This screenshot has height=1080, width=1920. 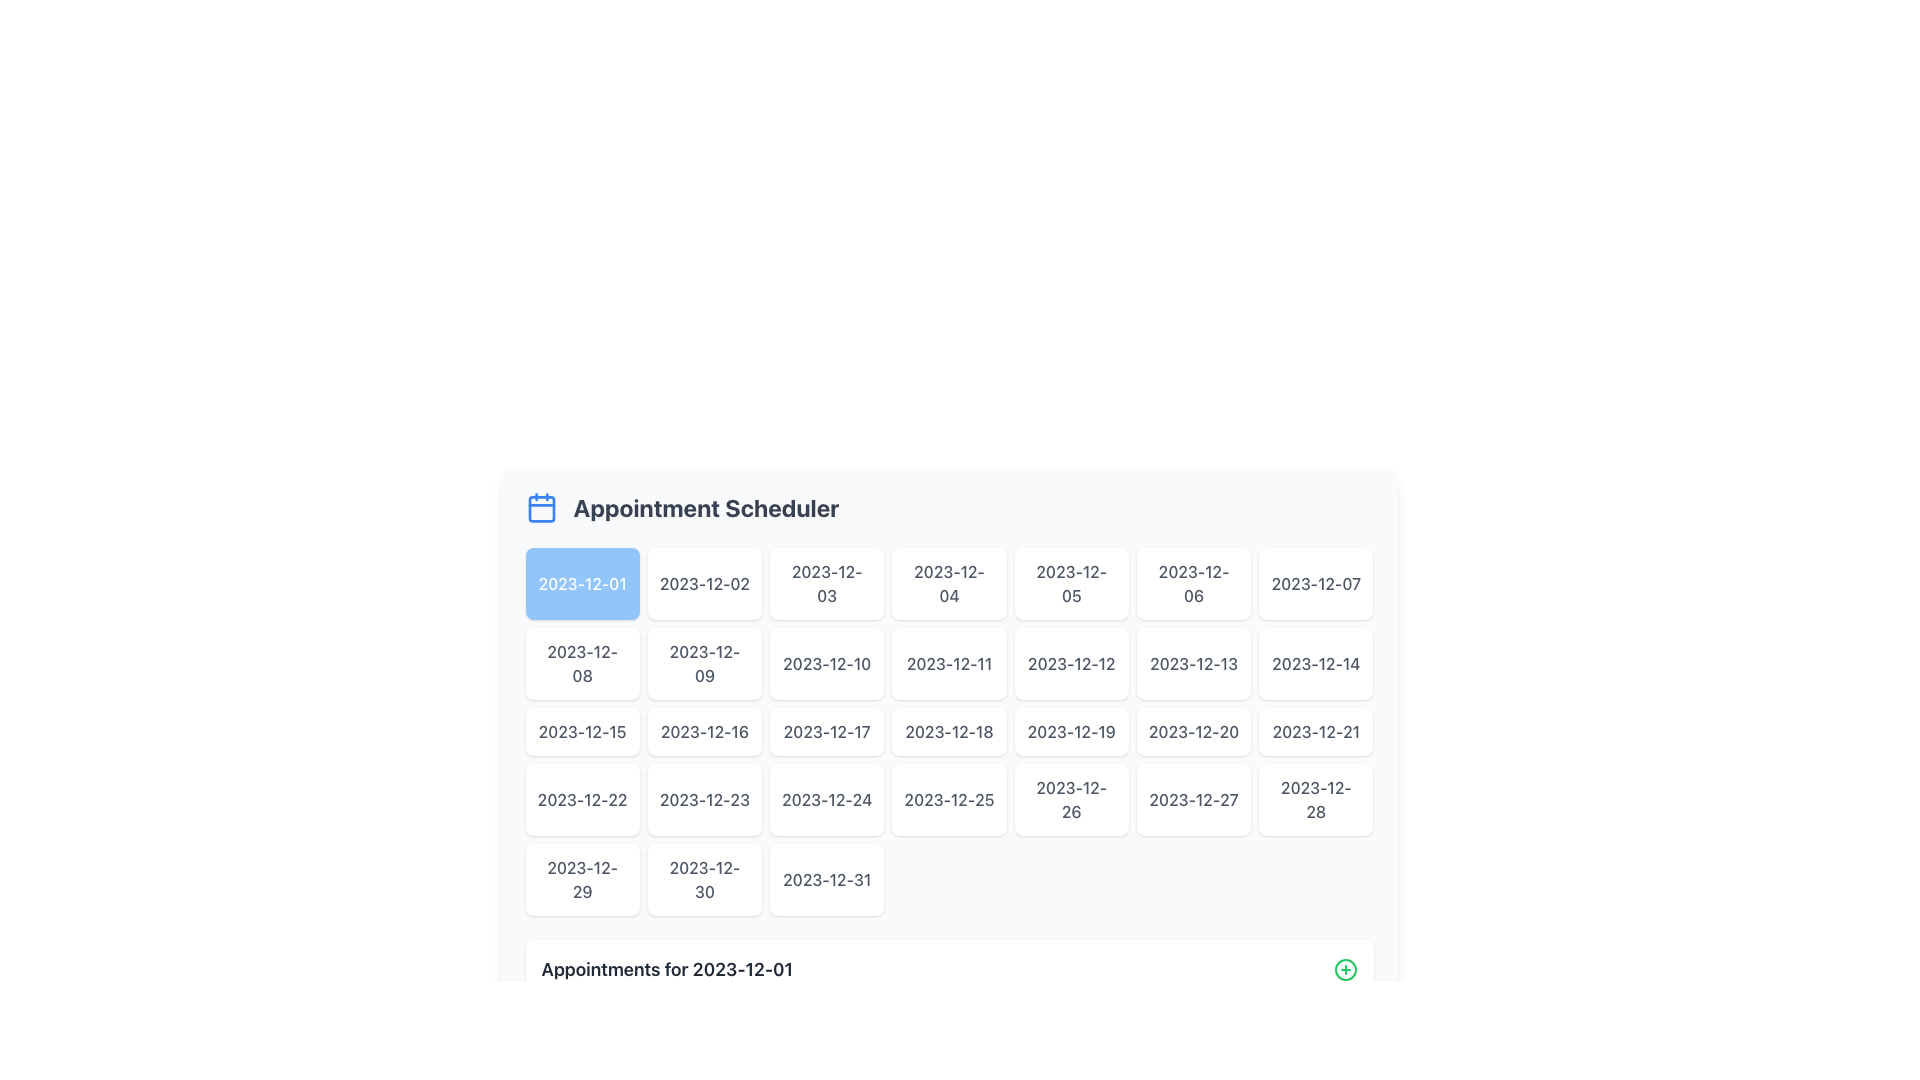 I want to click on the text label 'Appointment Scheduler', which is styled in bold, 2xl font size, and gray color, located in the top portion of the interface, horizontally centered, to the right of the calendar icon, so click(x=706, y=507).